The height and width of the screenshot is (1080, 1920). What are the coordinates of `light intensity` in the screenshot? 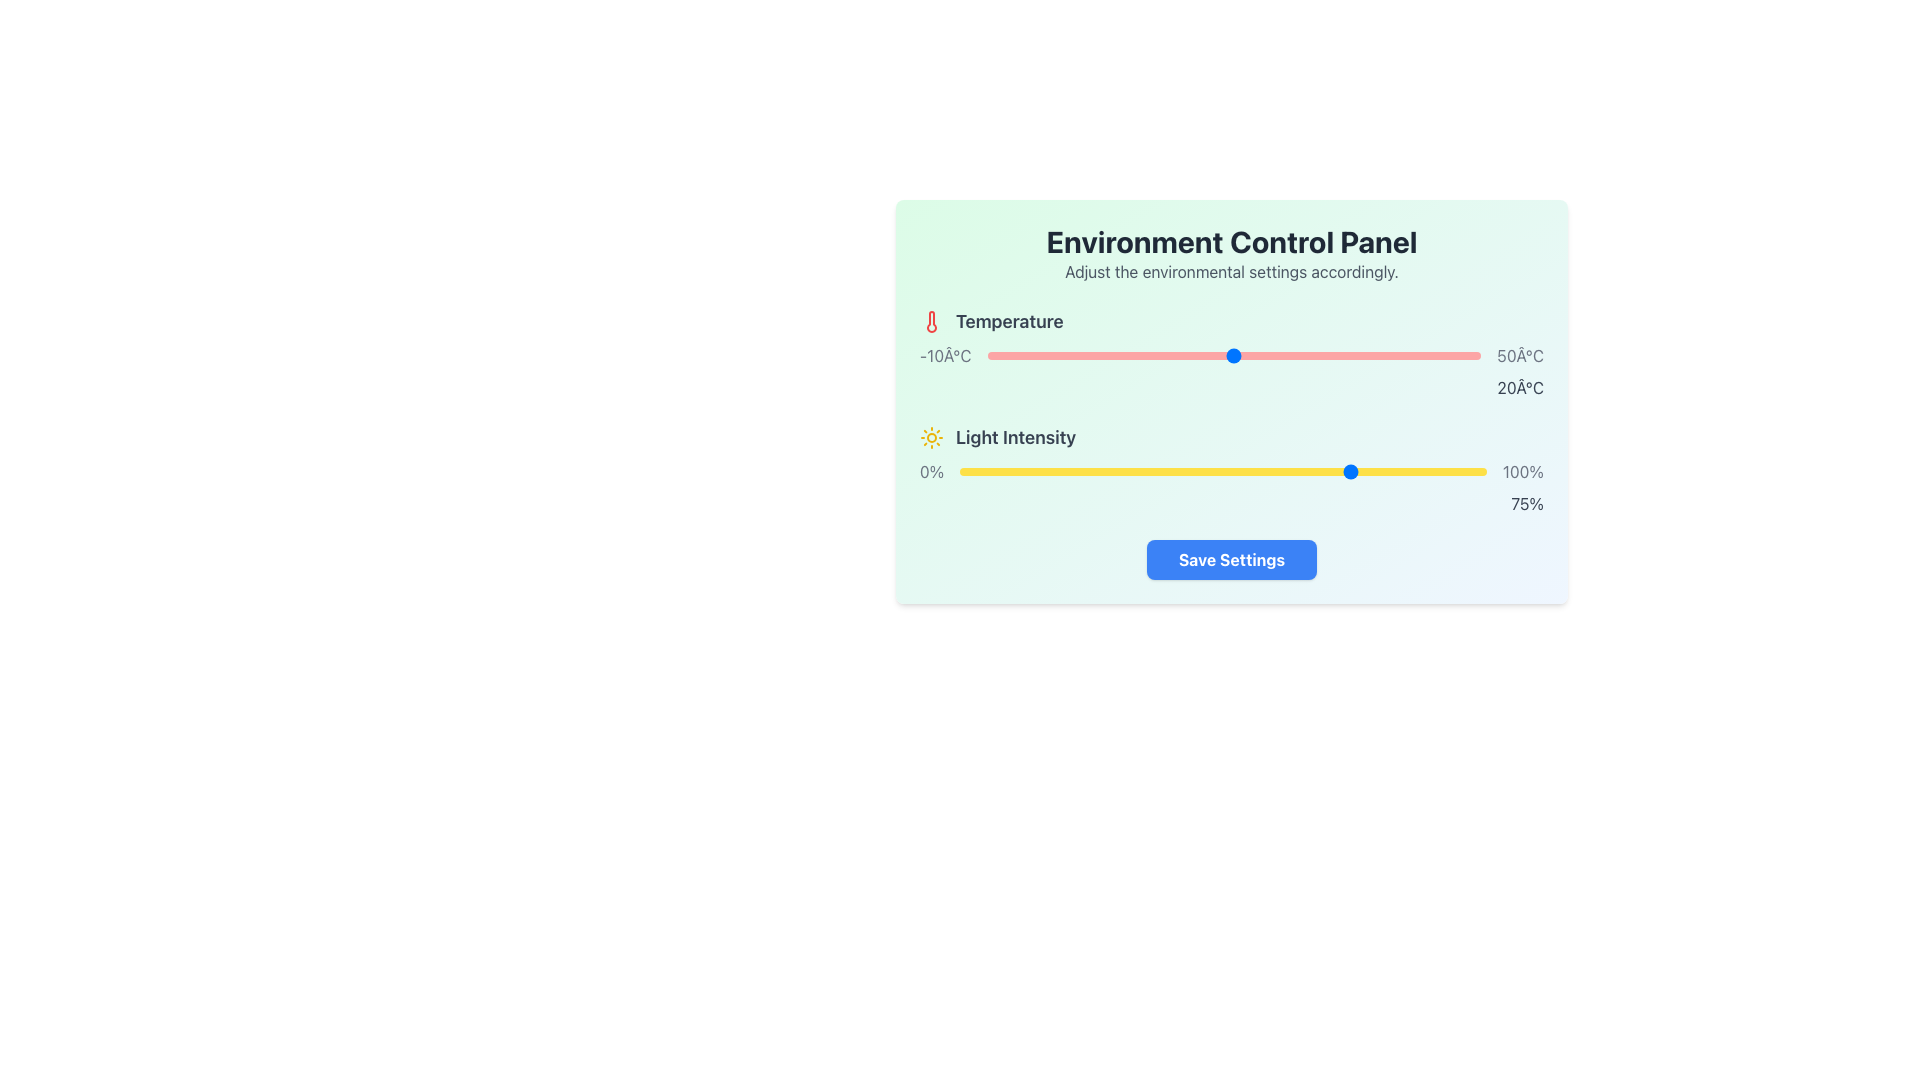 It's located at (1401, 471).